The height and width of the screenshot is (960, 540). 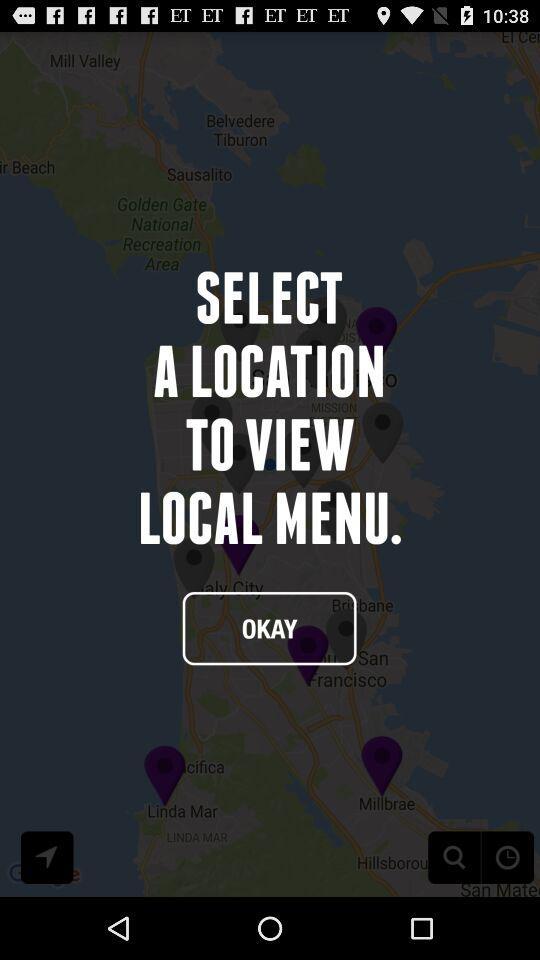 I want to click on the search icon, so click(x=454, y=917).